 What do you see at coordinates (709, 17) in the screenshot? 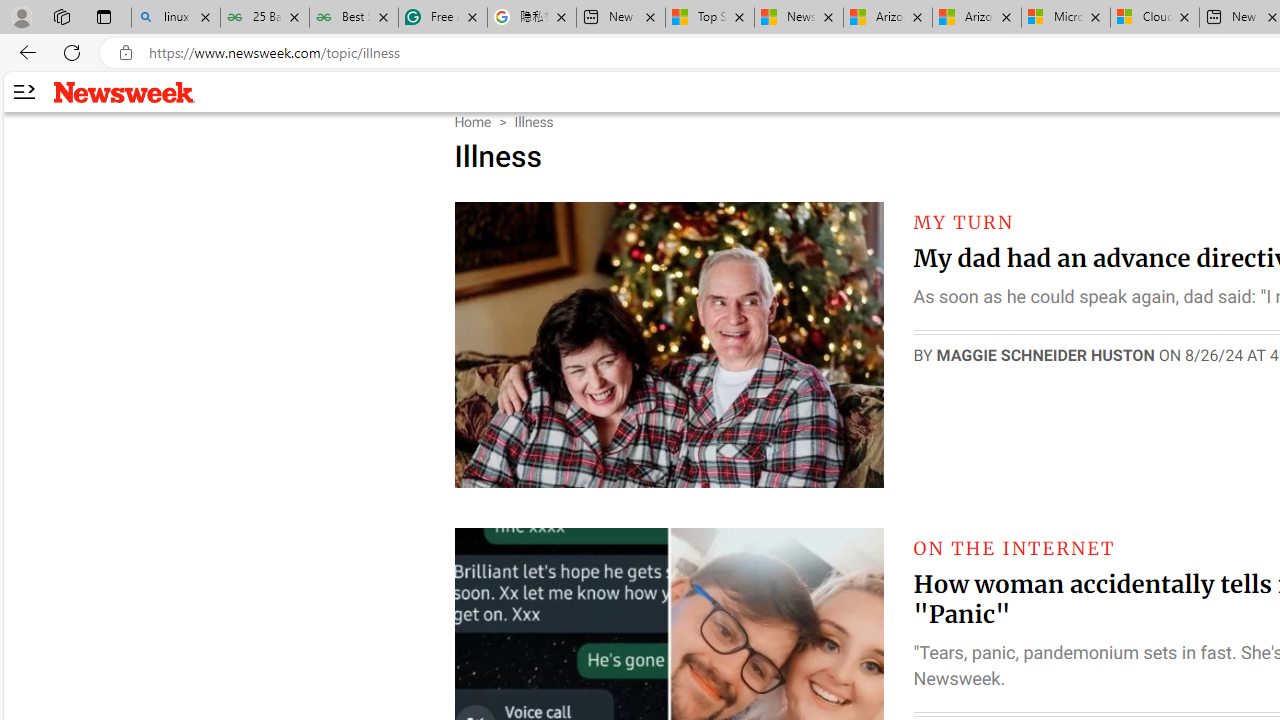
I see `'Top Stories - MSN'` at bounding box center [709, 17].